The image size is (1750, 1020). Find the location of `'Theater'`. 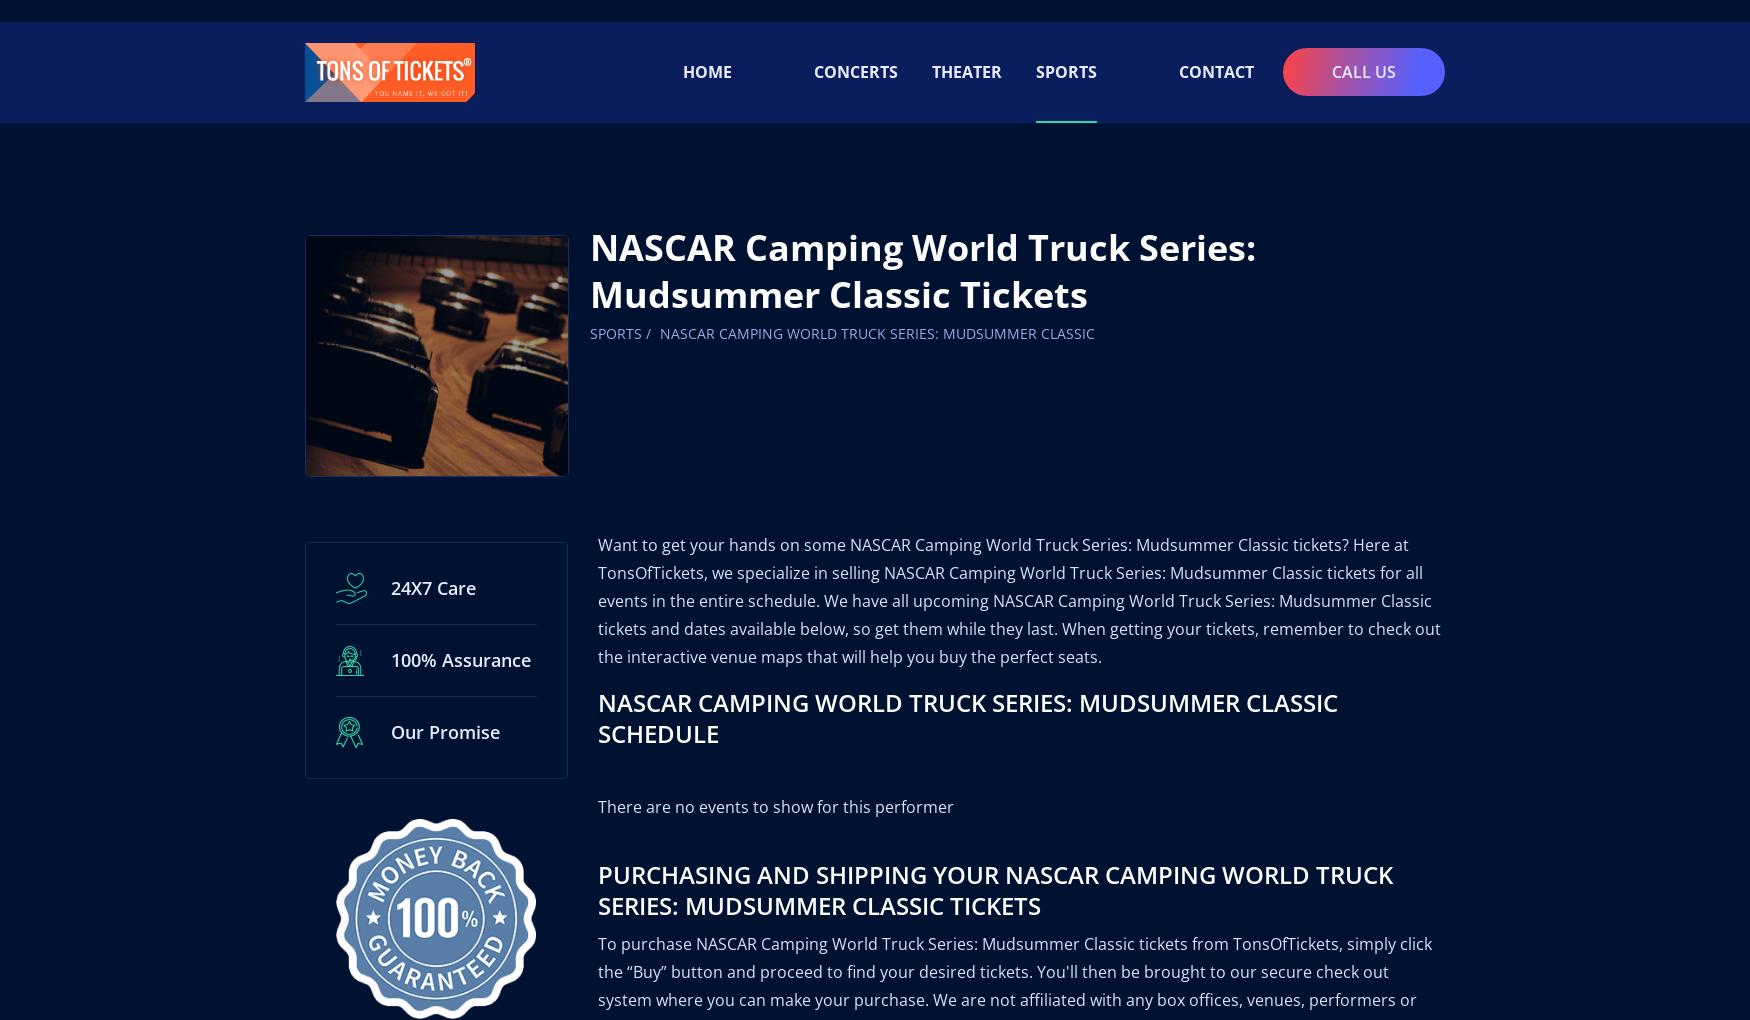

'Theater' is located at coordinates (967, 49).